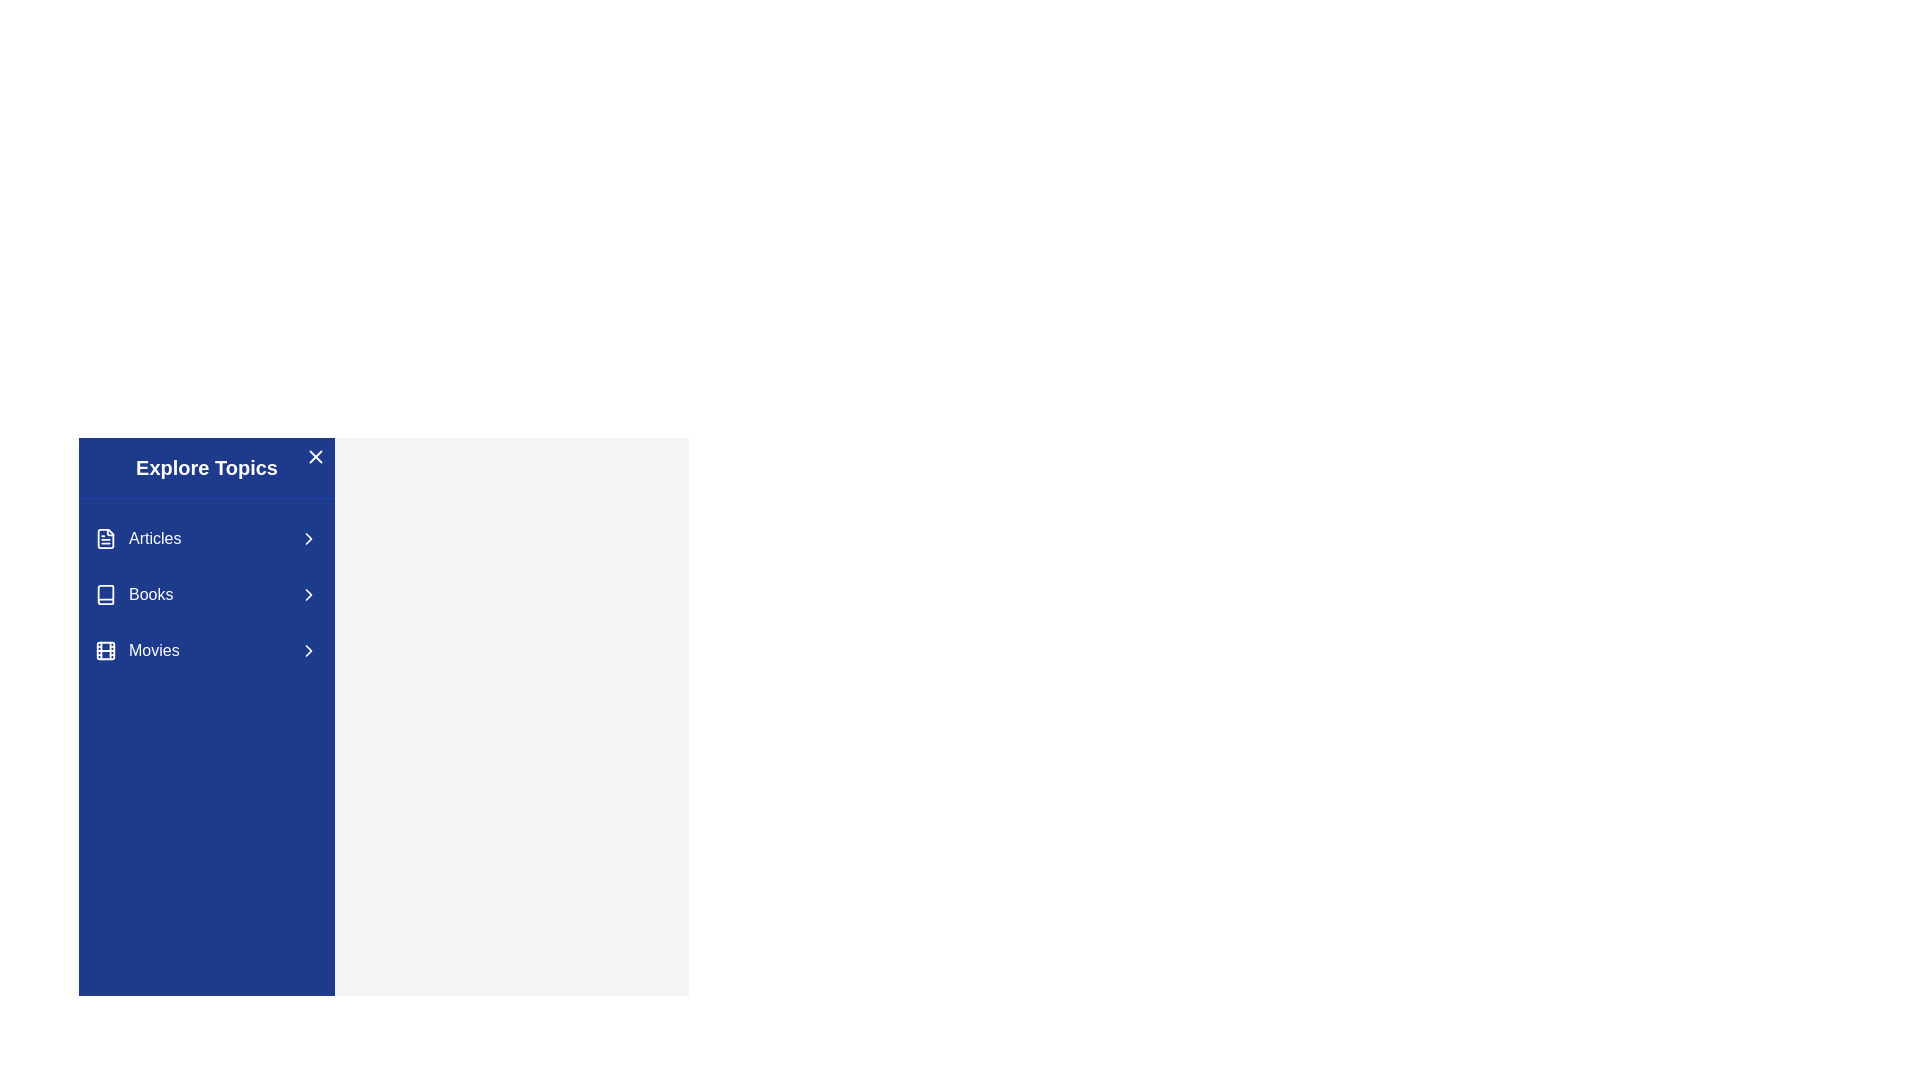  I want to click on the bold text label reading 'Explore Topics' located at the top of the vertical navigation menu with a blue background, so click(206, 467).